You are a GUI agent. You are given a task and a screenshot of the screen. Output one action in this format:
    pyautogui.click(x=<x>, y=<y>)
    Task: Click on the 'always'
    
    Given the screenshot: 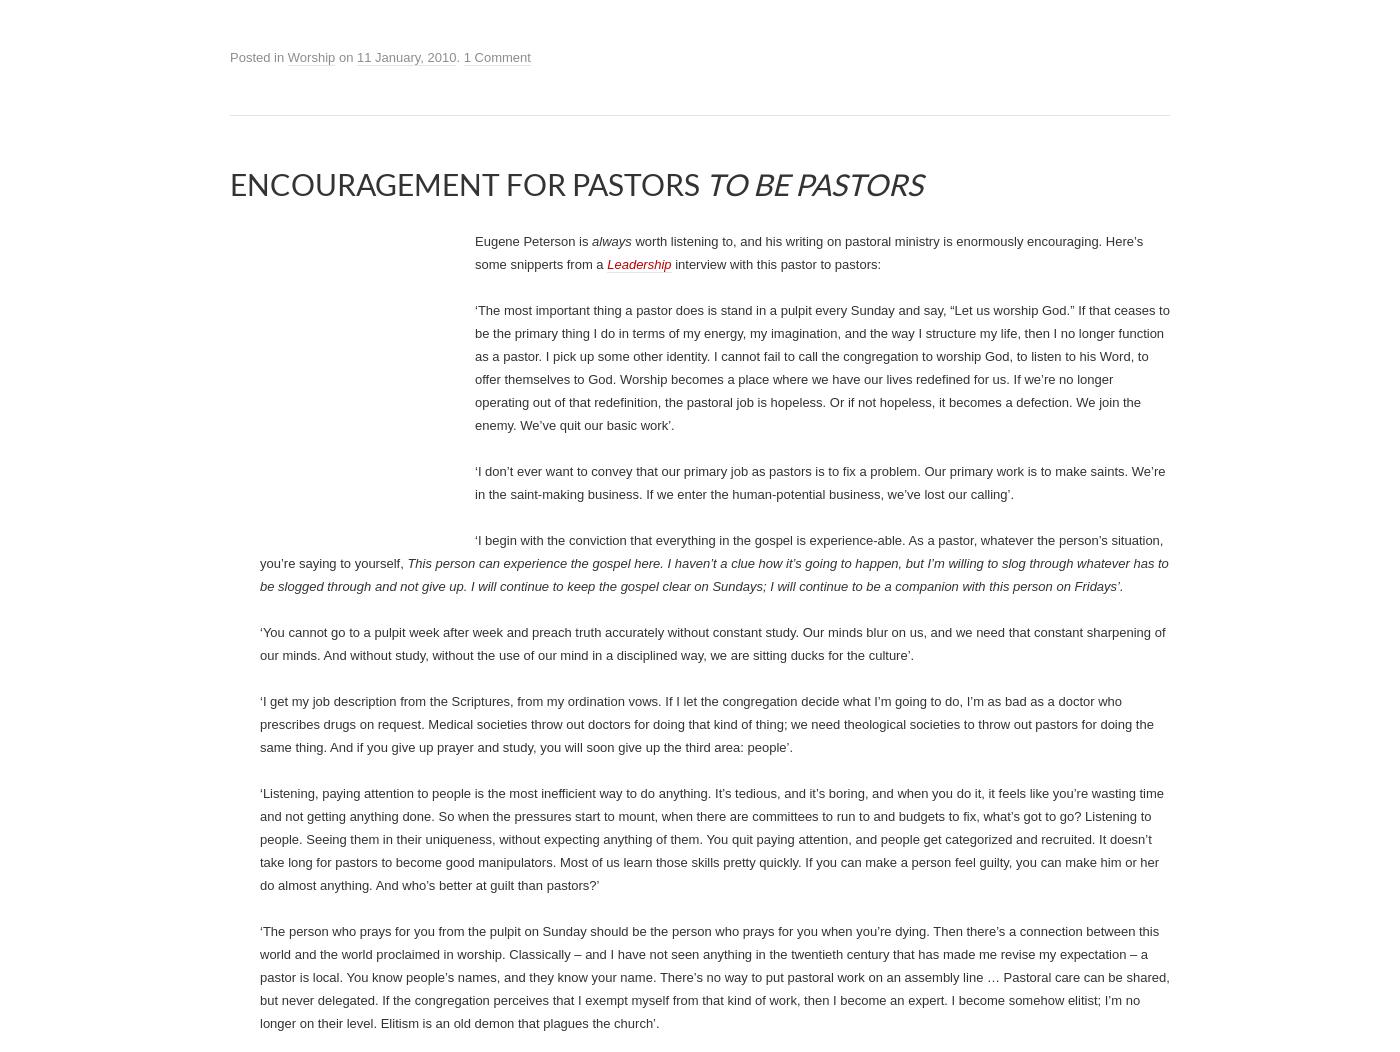 What is the action you would take?
    pyautogui.click(x=611, y=1008)
    